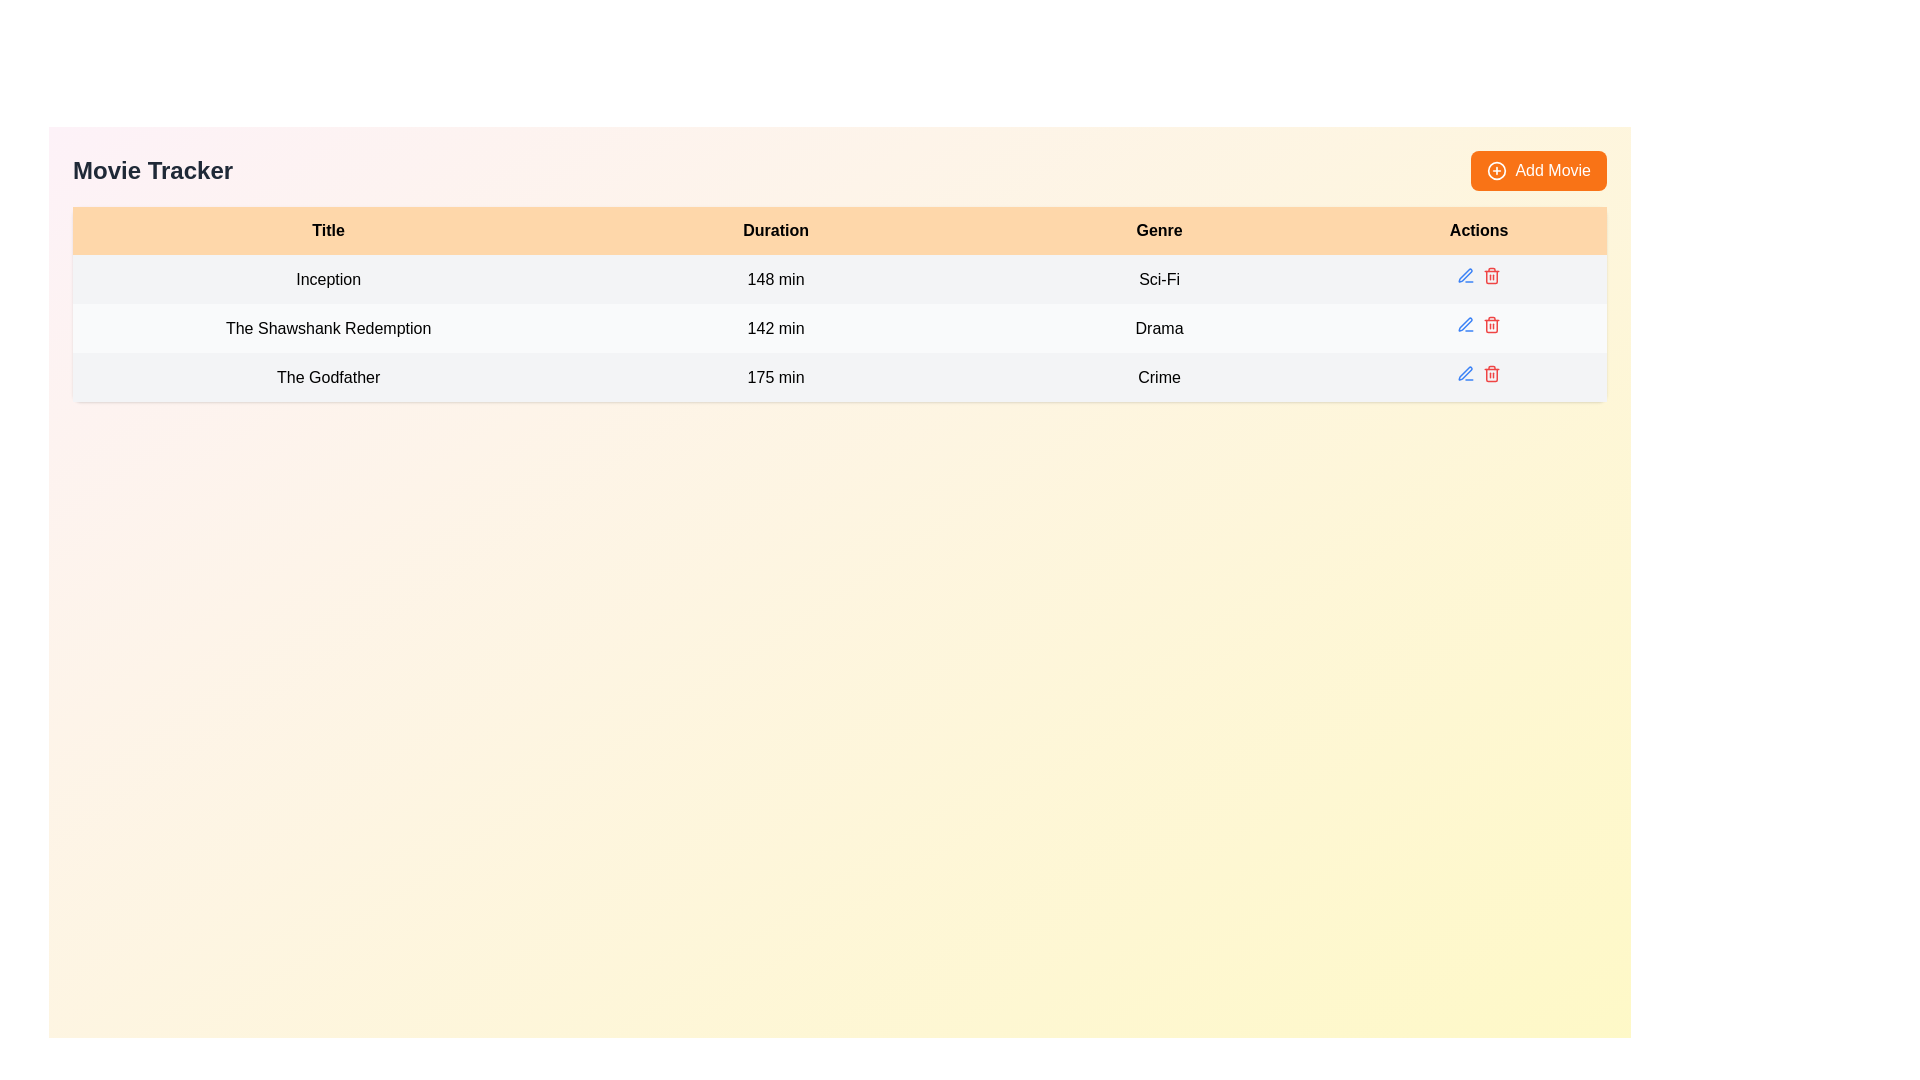  What do you see at coordinates (1492, 323) in the screenshot?
I see `the delete button located in the second row of the movie table's 'Actions' column to observe any hover effects or tooltips` at bounding box center [1492, 323].